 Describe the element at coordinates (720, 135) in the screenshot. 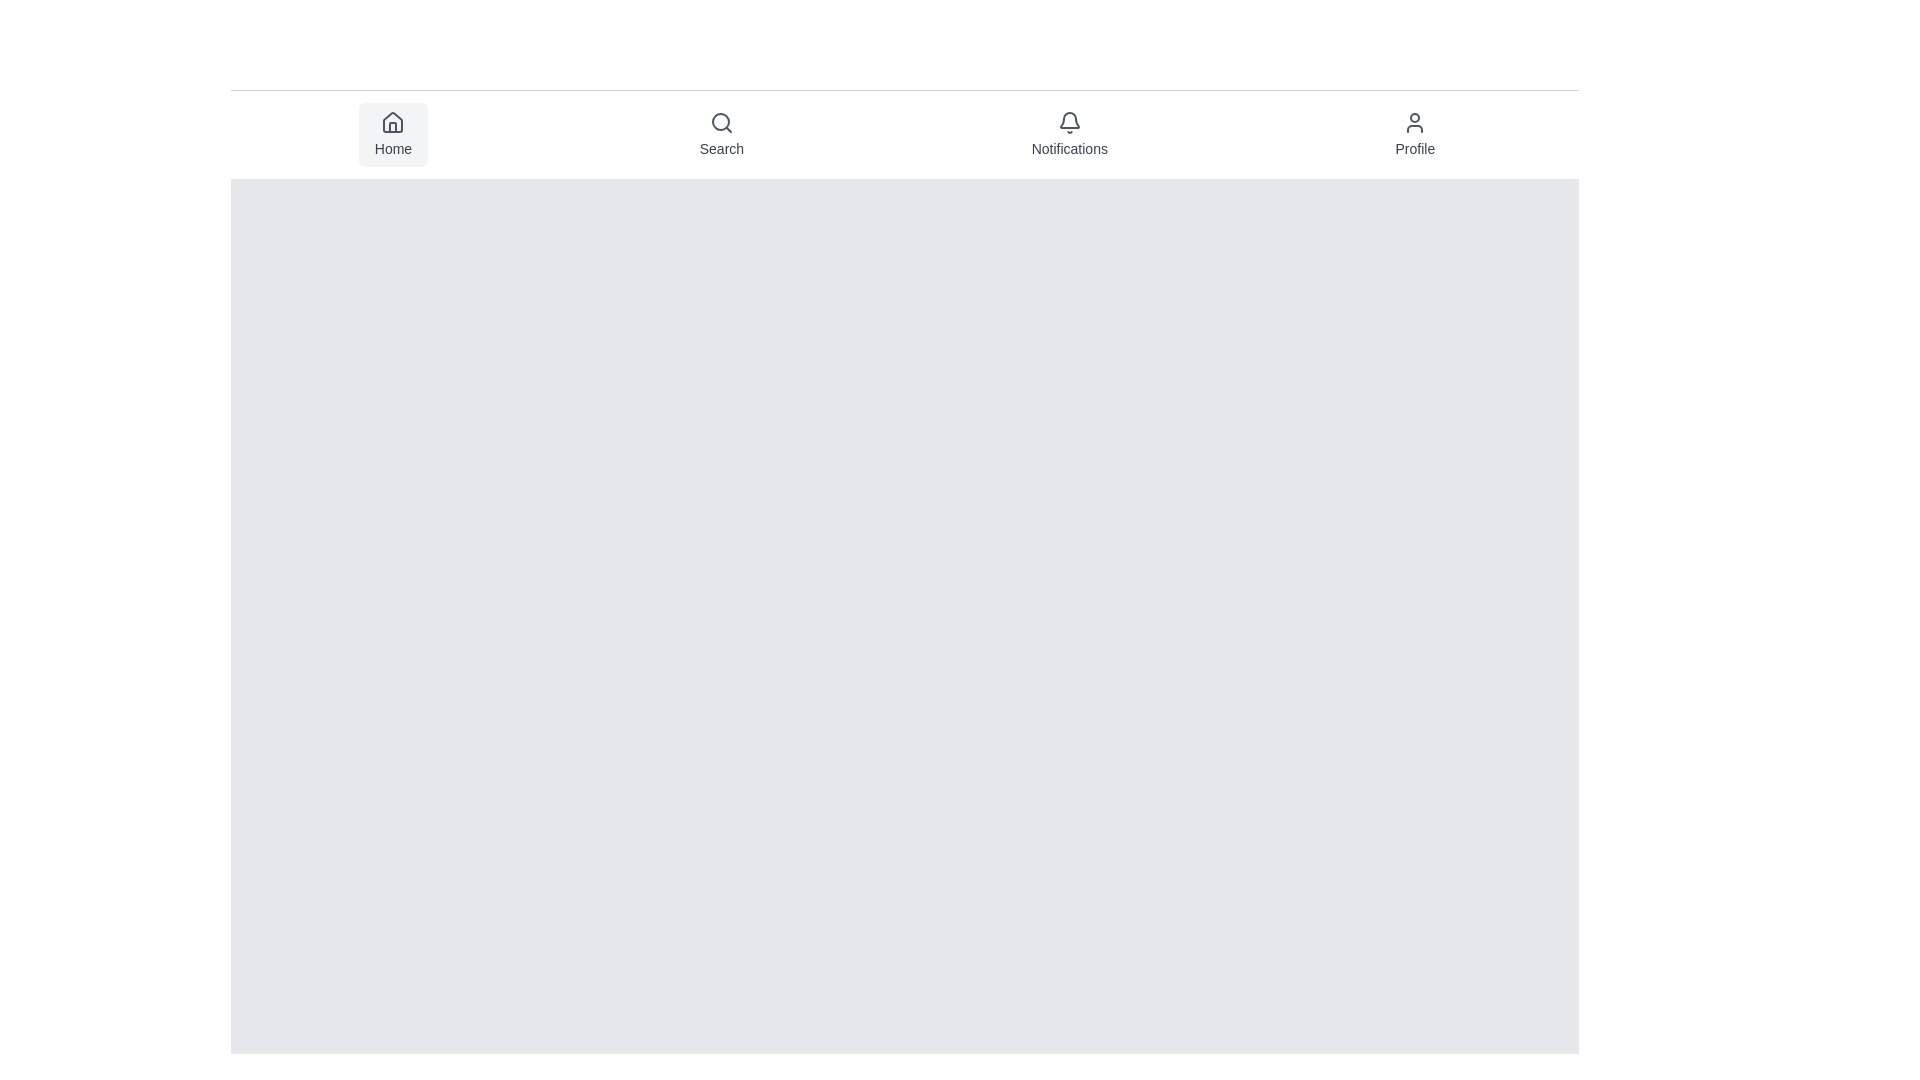

I see `the 'Search' button, which features a magnifying glass icon and is located between the 'Home' and 'Notifications' buttons in a horizontal layout at the top center of the interface` at that location.